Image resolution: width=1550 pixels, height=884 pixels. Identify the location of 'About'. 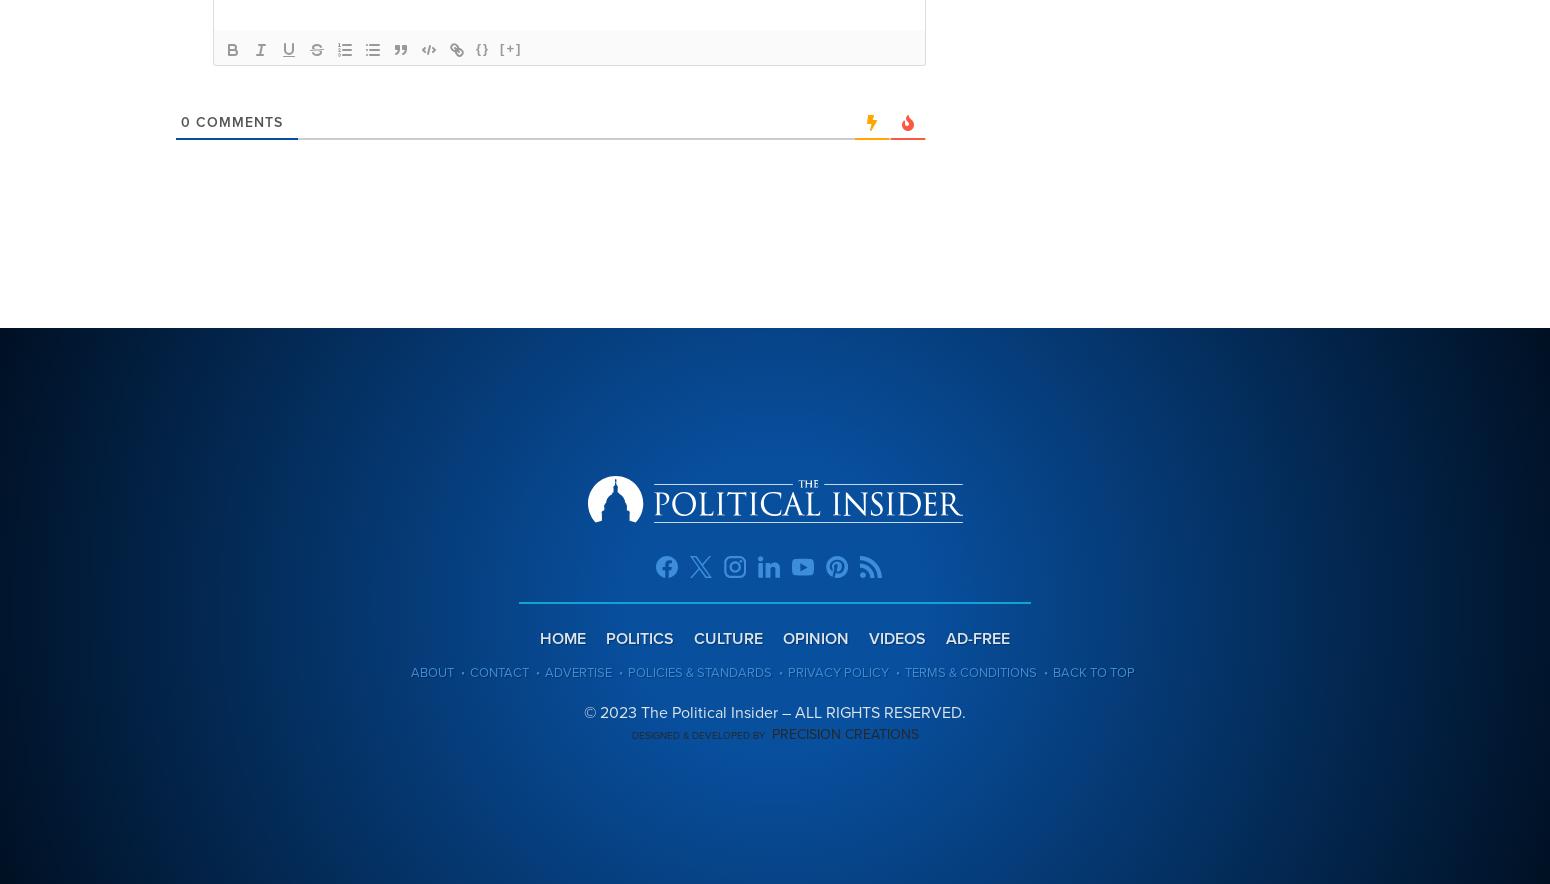
(431, 672).